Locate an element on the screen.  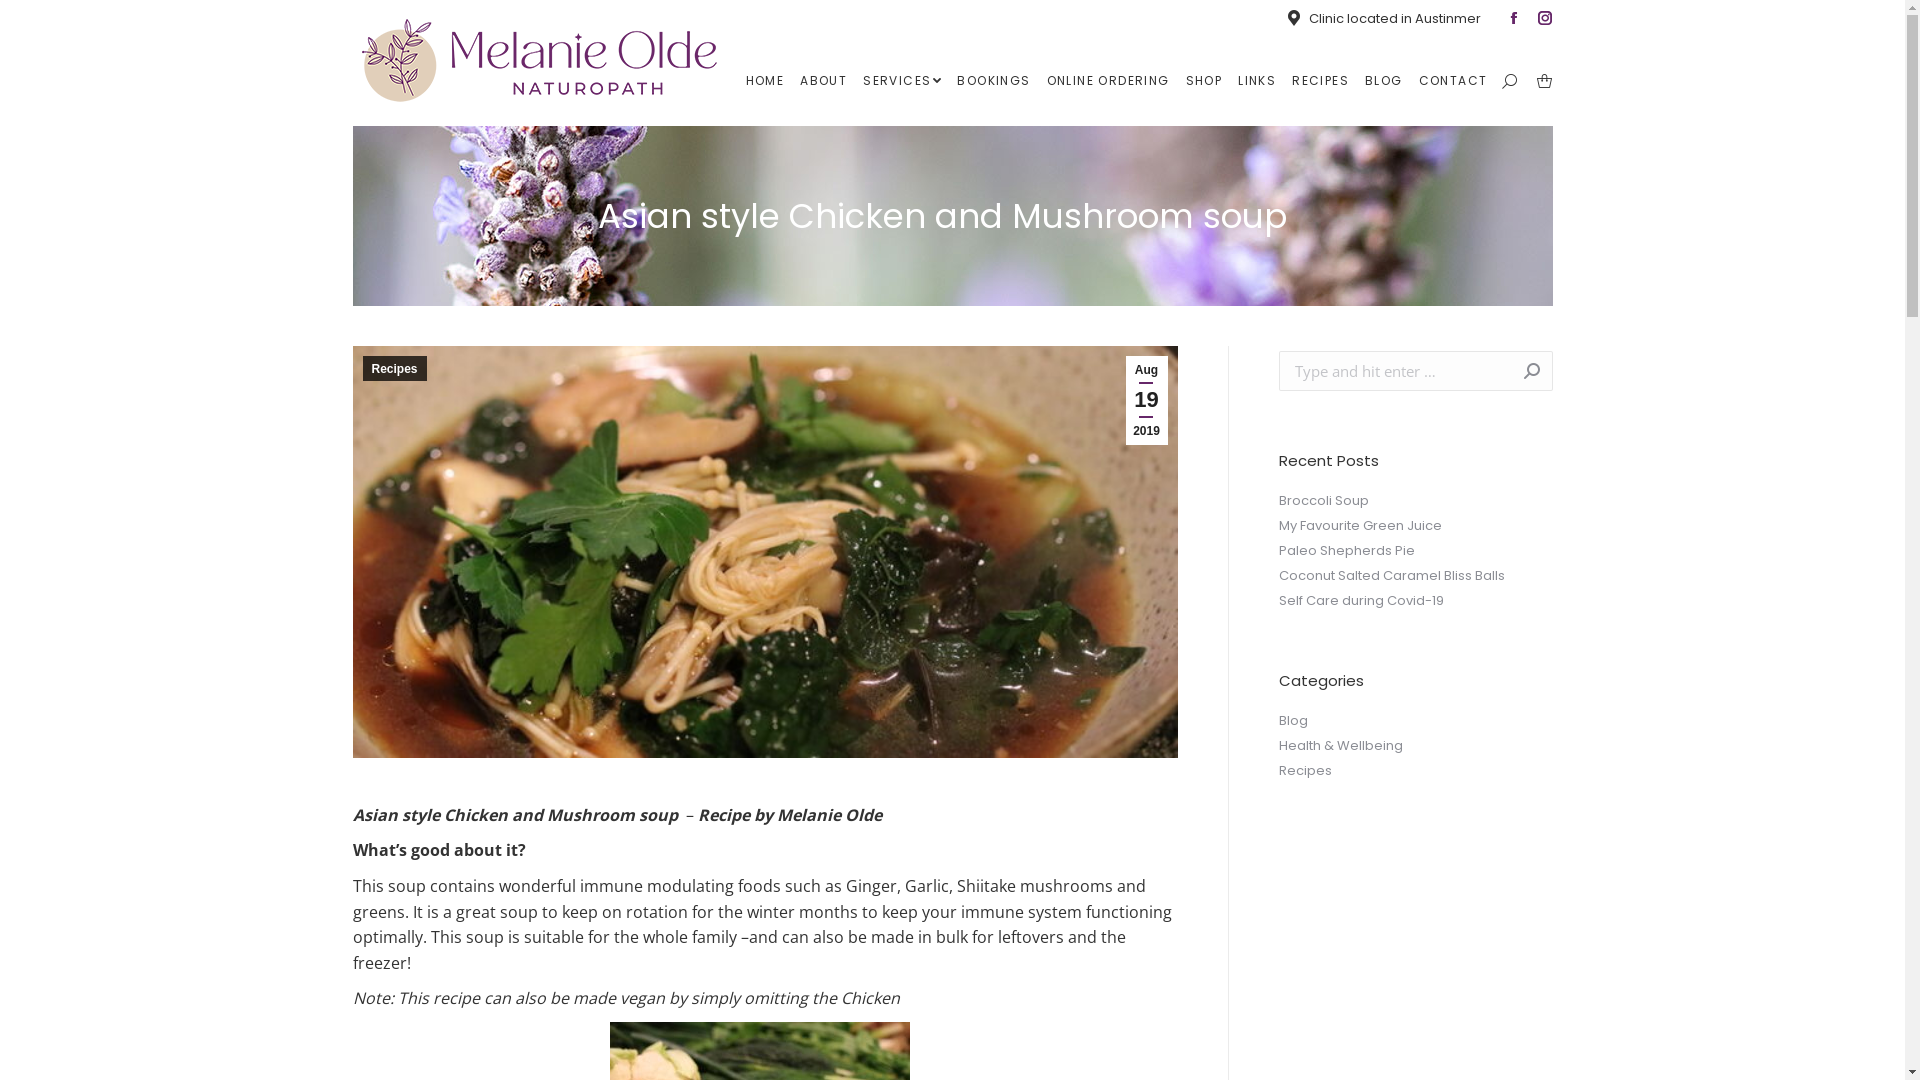
'Go!' is located at coordinates (1520, 370).